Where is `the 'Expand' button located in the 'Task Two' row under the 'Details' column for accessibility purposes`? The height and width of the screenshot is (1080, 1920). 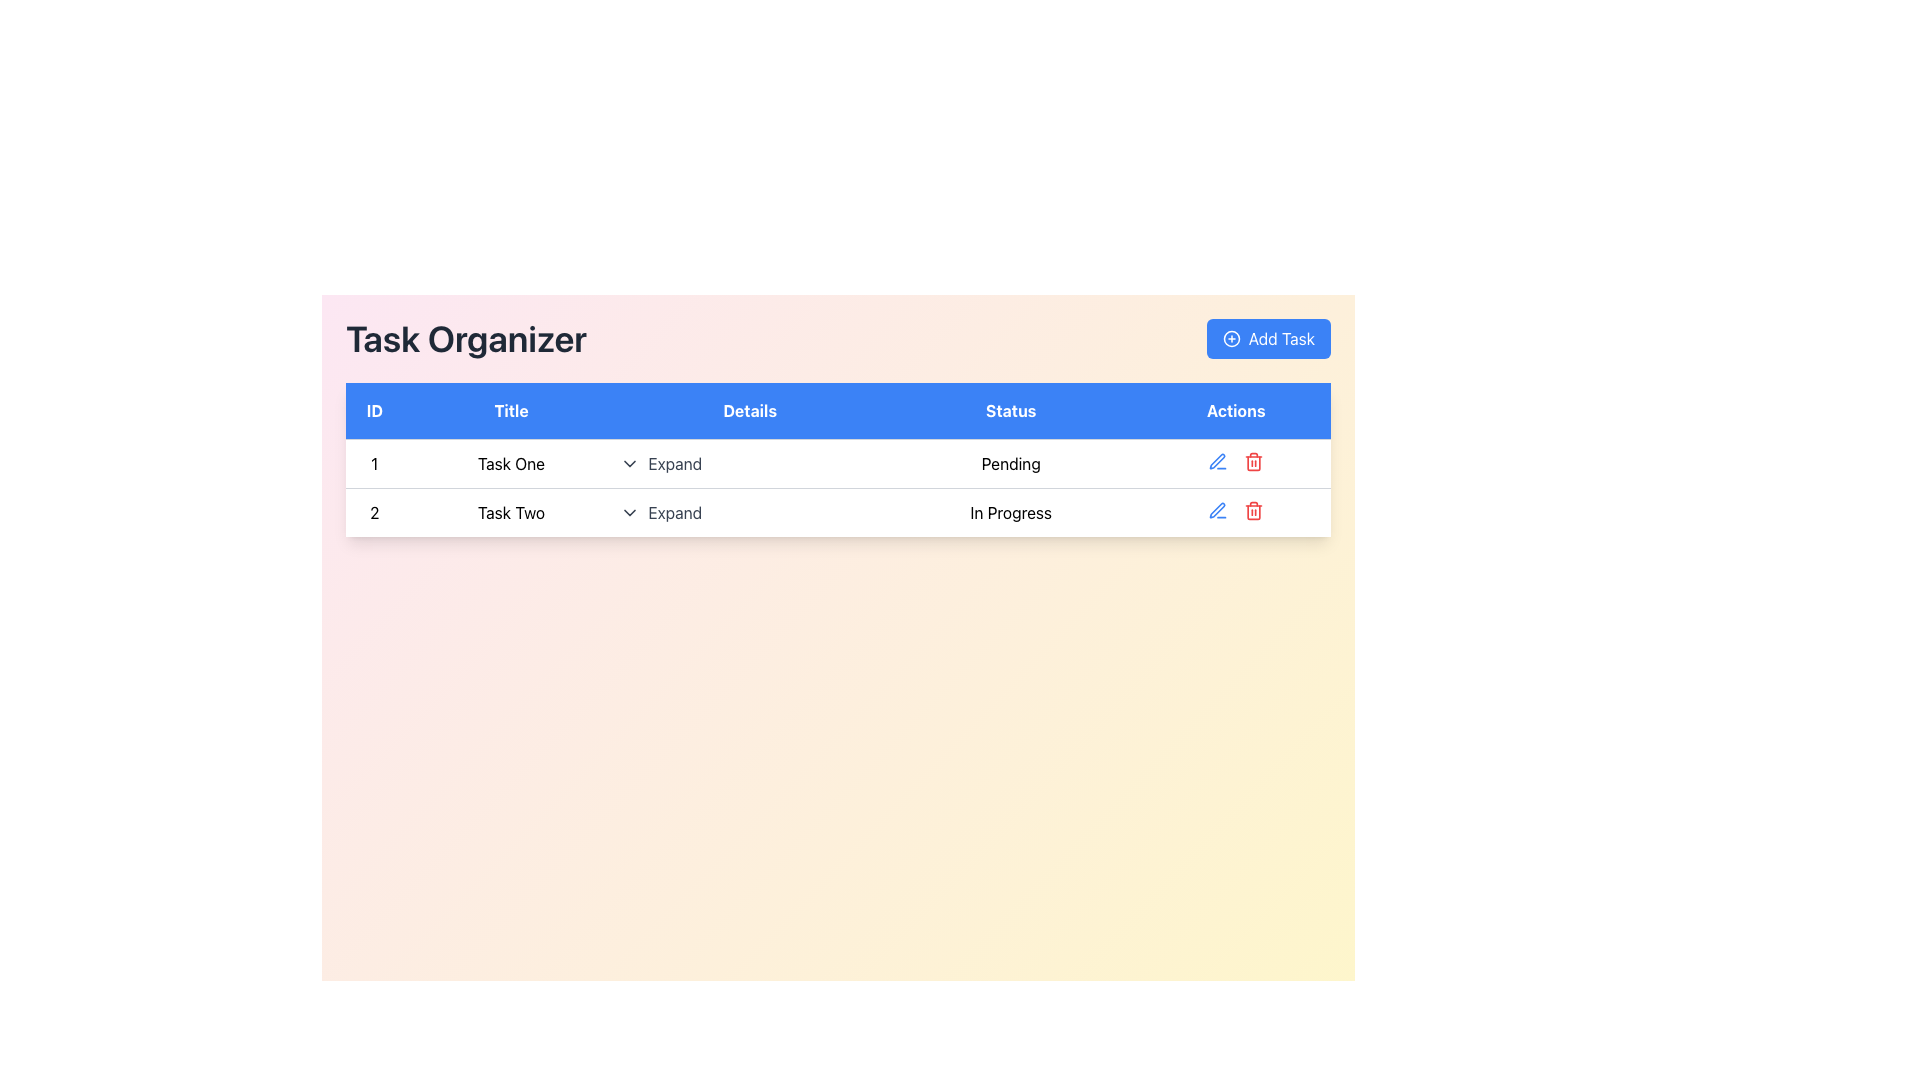
the 'Expand' button located in the 'Task Two' row under the 'Details' column for accessibility purposes is located at coordinates (749, 511).